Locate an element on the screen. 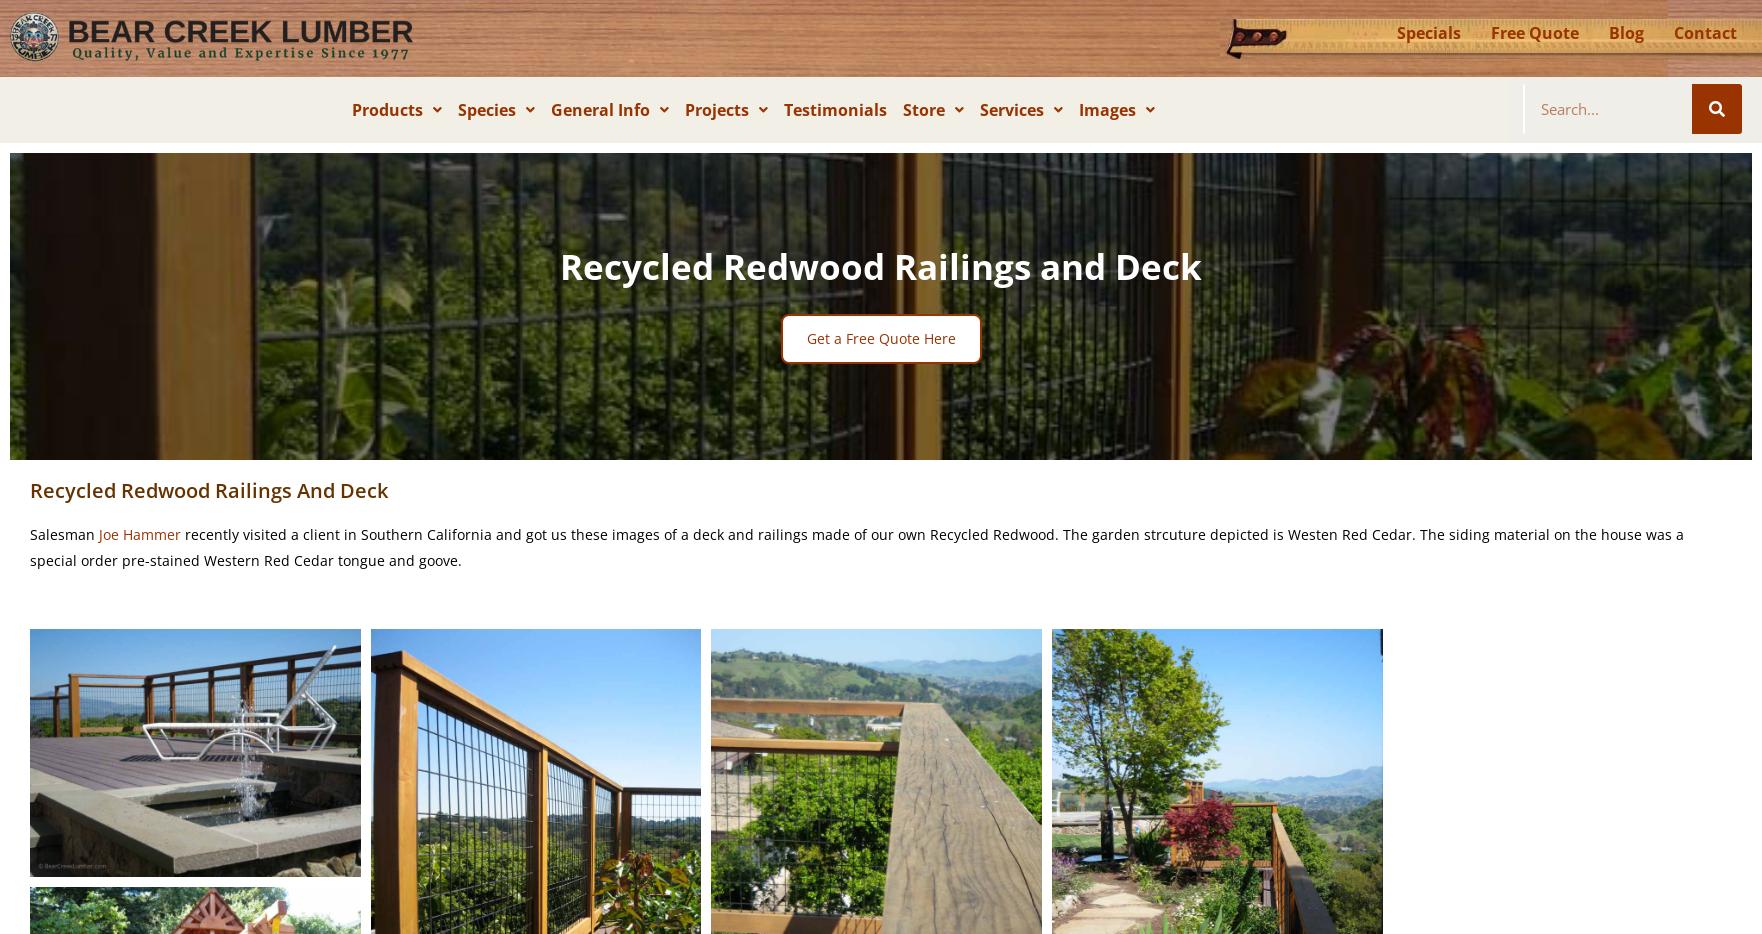 The width and height of the screenshot is (1762, 934). 'Western Red Cedar' is located at coordinates (557, 155).